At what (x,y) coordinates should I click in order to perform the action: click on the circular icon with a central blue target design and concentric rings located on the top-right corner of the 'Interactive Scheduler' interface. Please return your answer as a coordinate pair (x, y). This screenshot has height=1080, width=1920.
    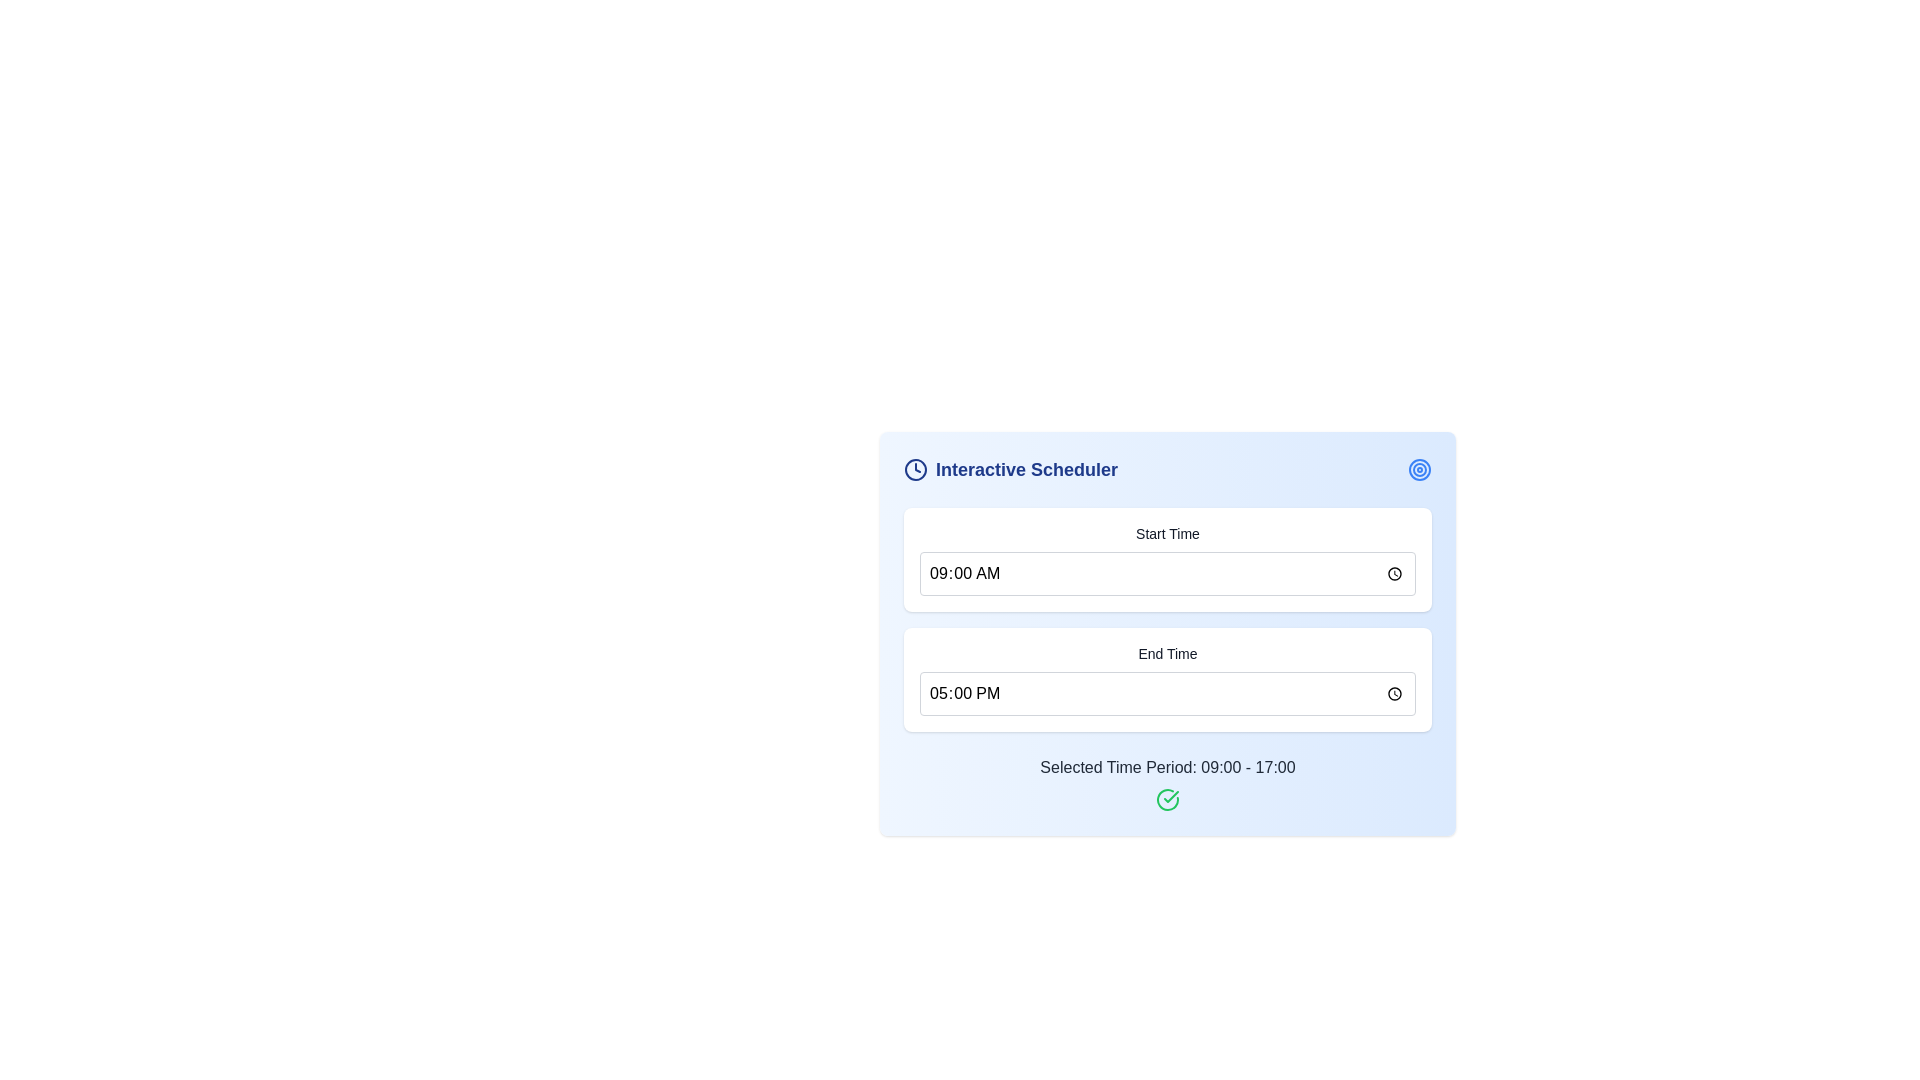
    Looking at the image, I should click on (1419, 470).